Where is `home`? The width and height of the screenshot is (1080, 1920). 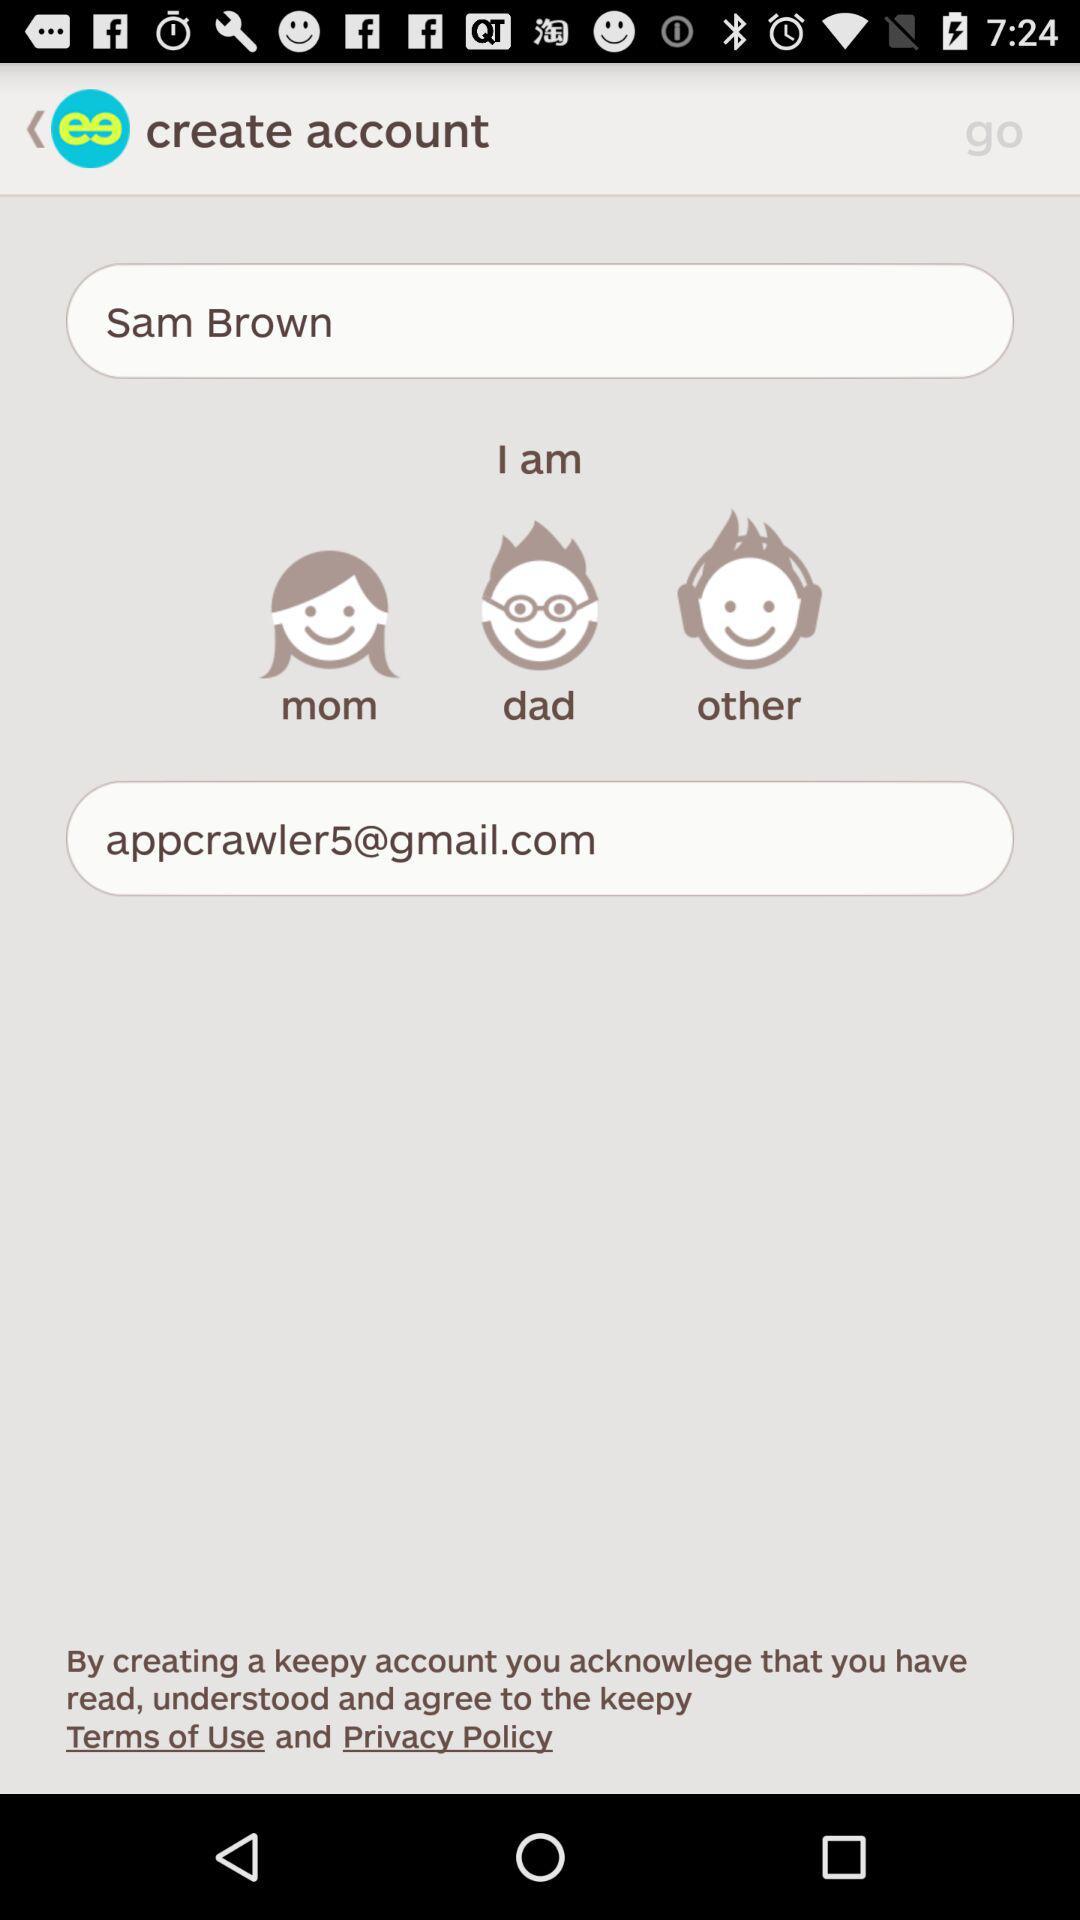 home is located at coordinates (90, 127).